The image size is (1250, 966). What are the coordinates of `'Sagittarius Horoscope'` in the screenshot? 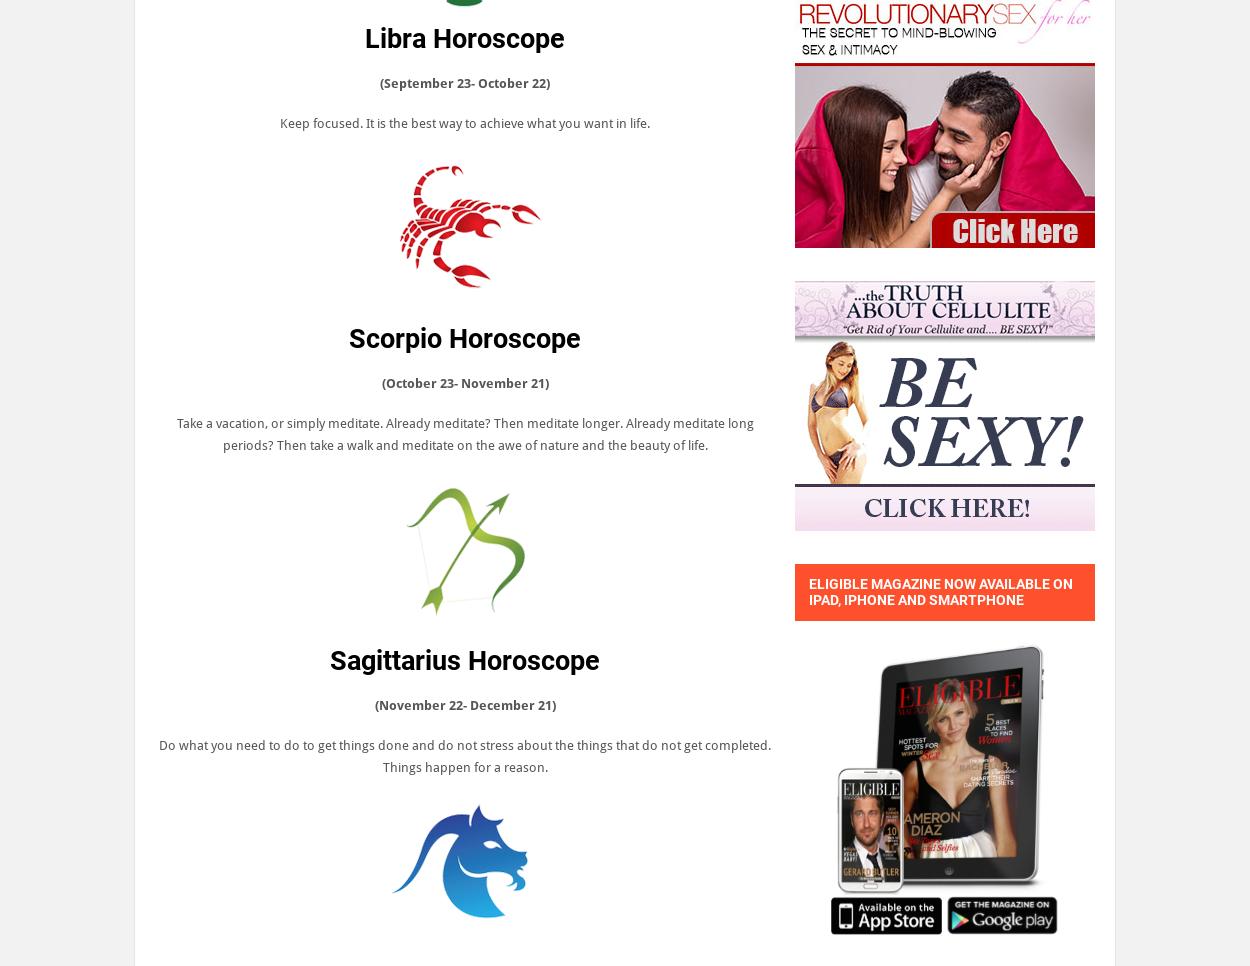 It's located at (464, 661).